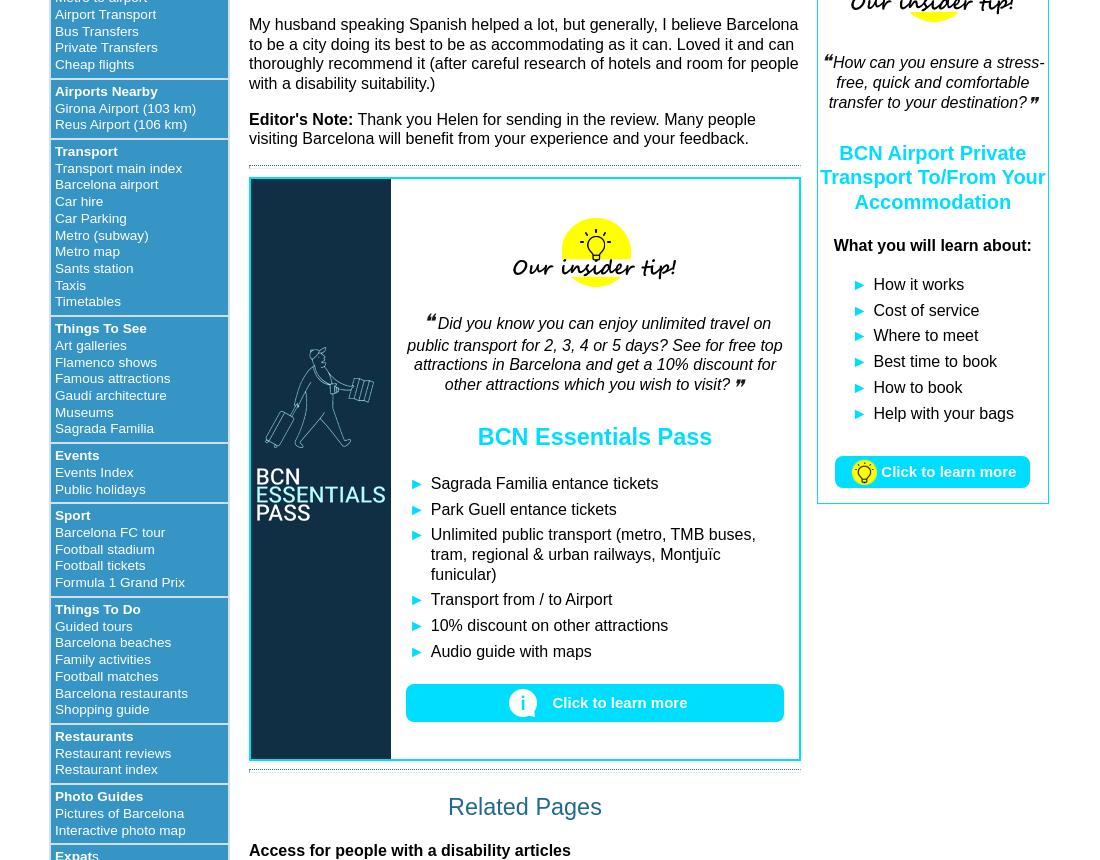 The width and height of the screenshot is (1100, 860). I want to click on 'Art galleries', so click(90, 344).